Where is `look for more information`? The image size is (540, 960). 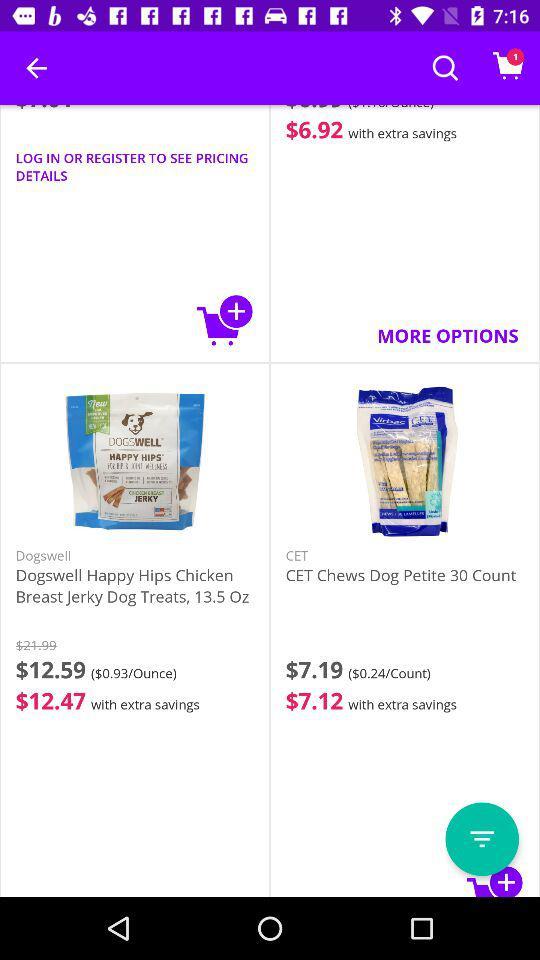
look for more information is located at coordinates (481, 839).